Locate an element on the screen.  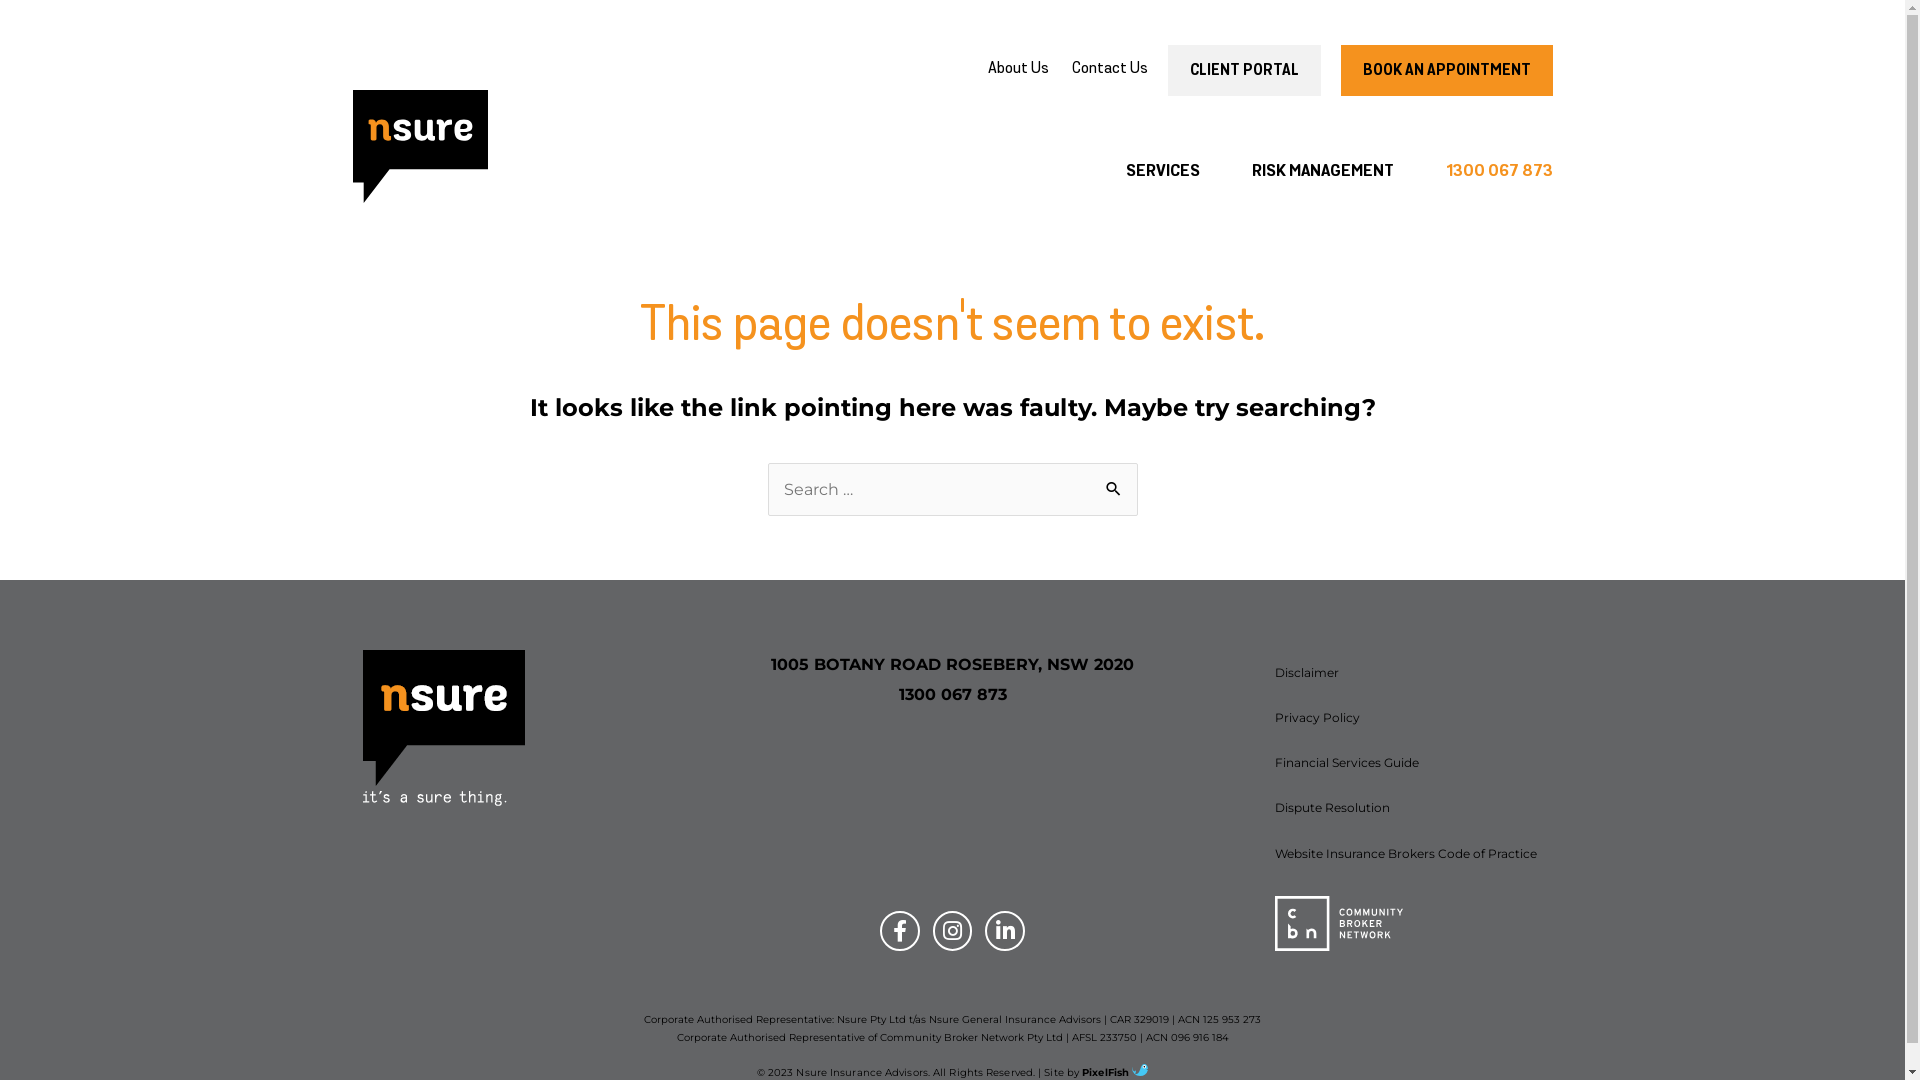
'Financial Services Guide' is located at coordinates (1406, 762).